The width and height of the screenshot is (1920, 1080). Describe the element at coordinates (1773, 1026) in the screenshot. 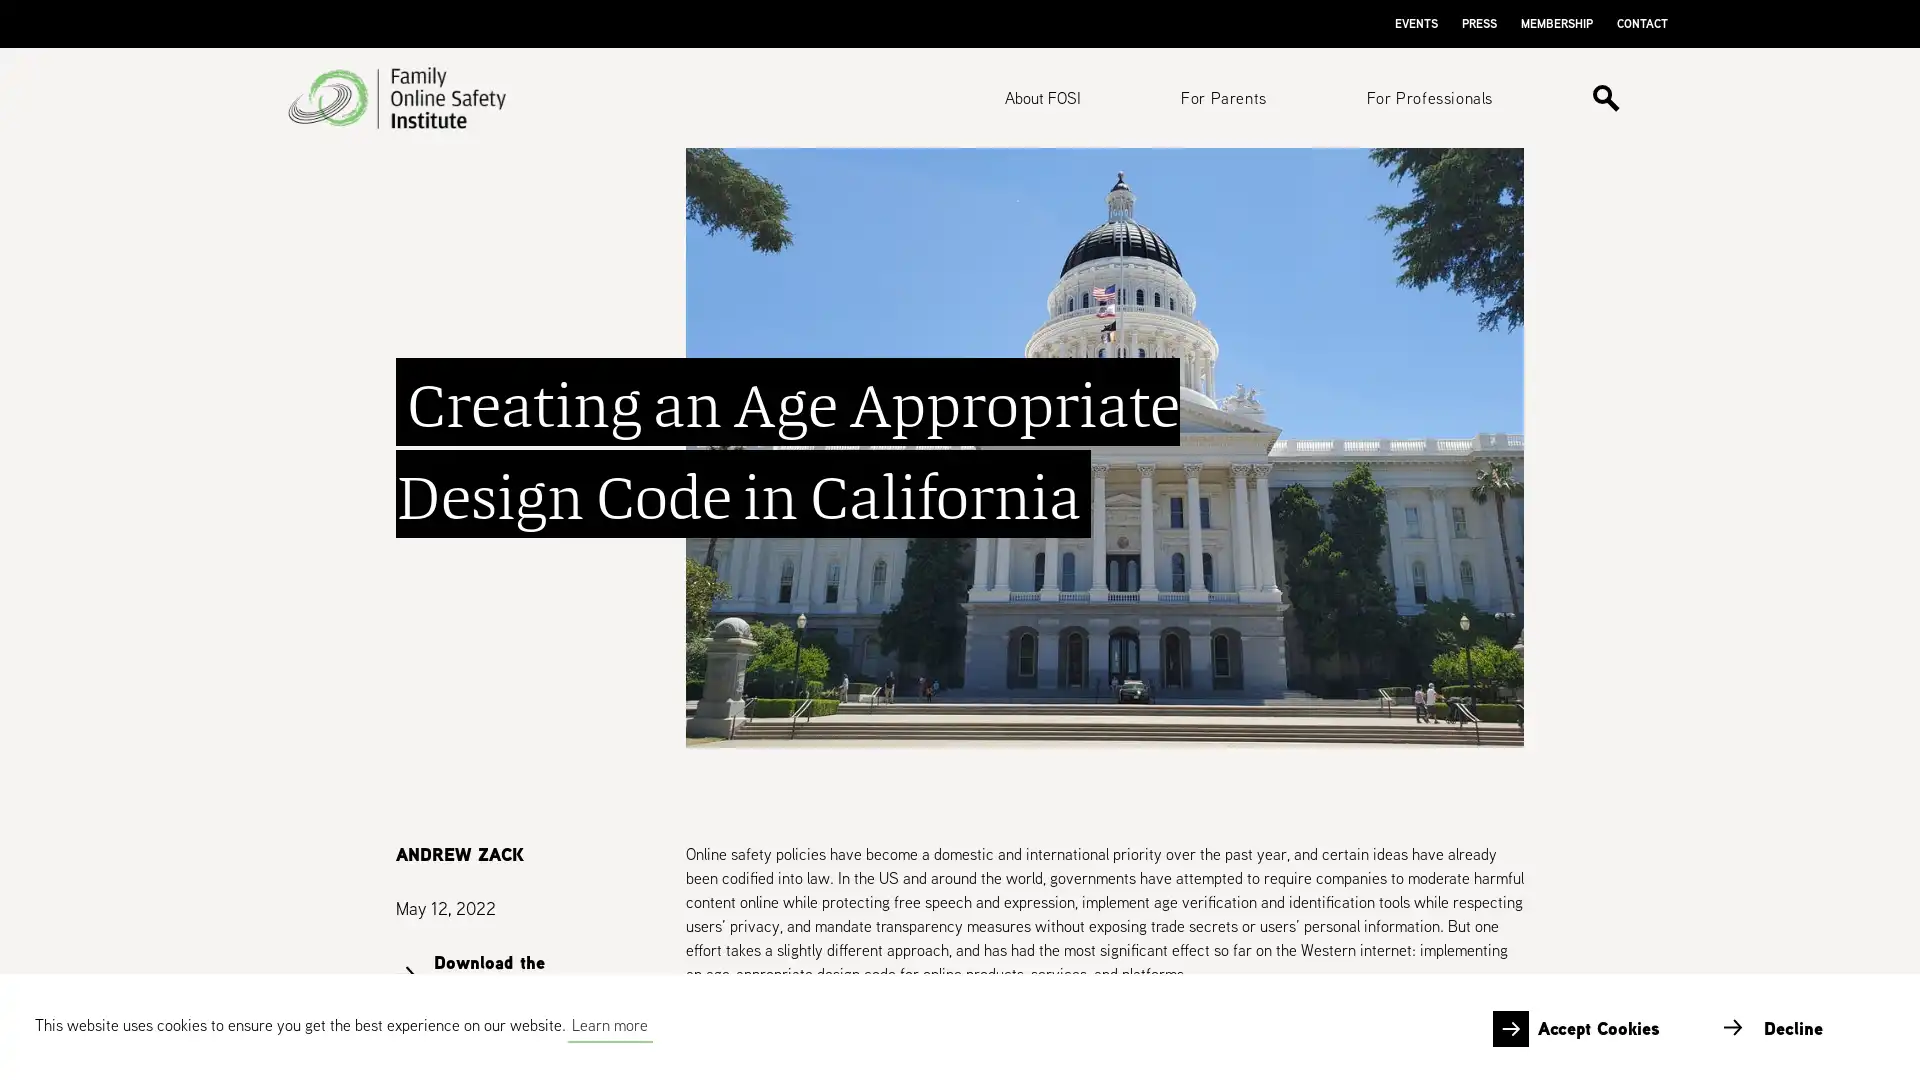

I see `deny cookies` at that location.